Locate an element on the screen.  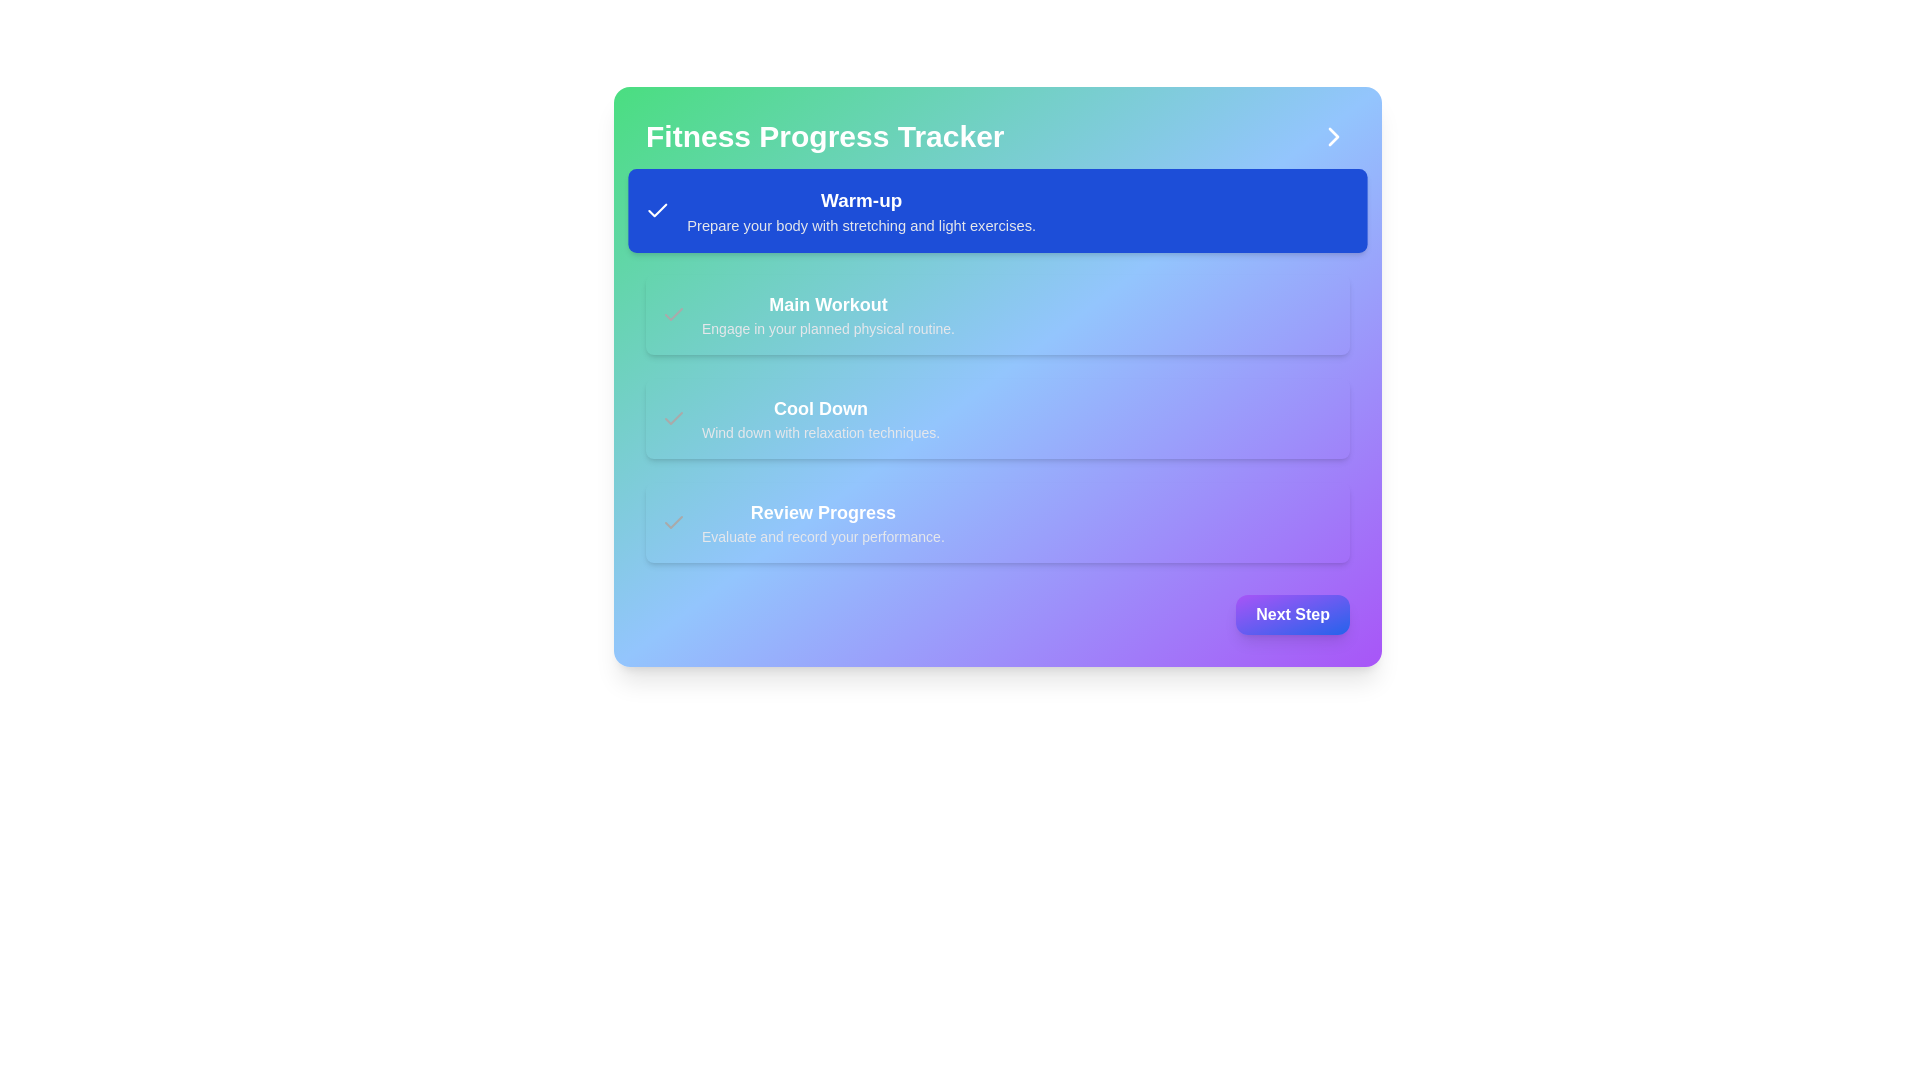
text block component that informs the user about the 'Review Progress' activity, located beneath the 'Cool Down' item and above the 'Next Step' button is located at coordinates (823, 522).